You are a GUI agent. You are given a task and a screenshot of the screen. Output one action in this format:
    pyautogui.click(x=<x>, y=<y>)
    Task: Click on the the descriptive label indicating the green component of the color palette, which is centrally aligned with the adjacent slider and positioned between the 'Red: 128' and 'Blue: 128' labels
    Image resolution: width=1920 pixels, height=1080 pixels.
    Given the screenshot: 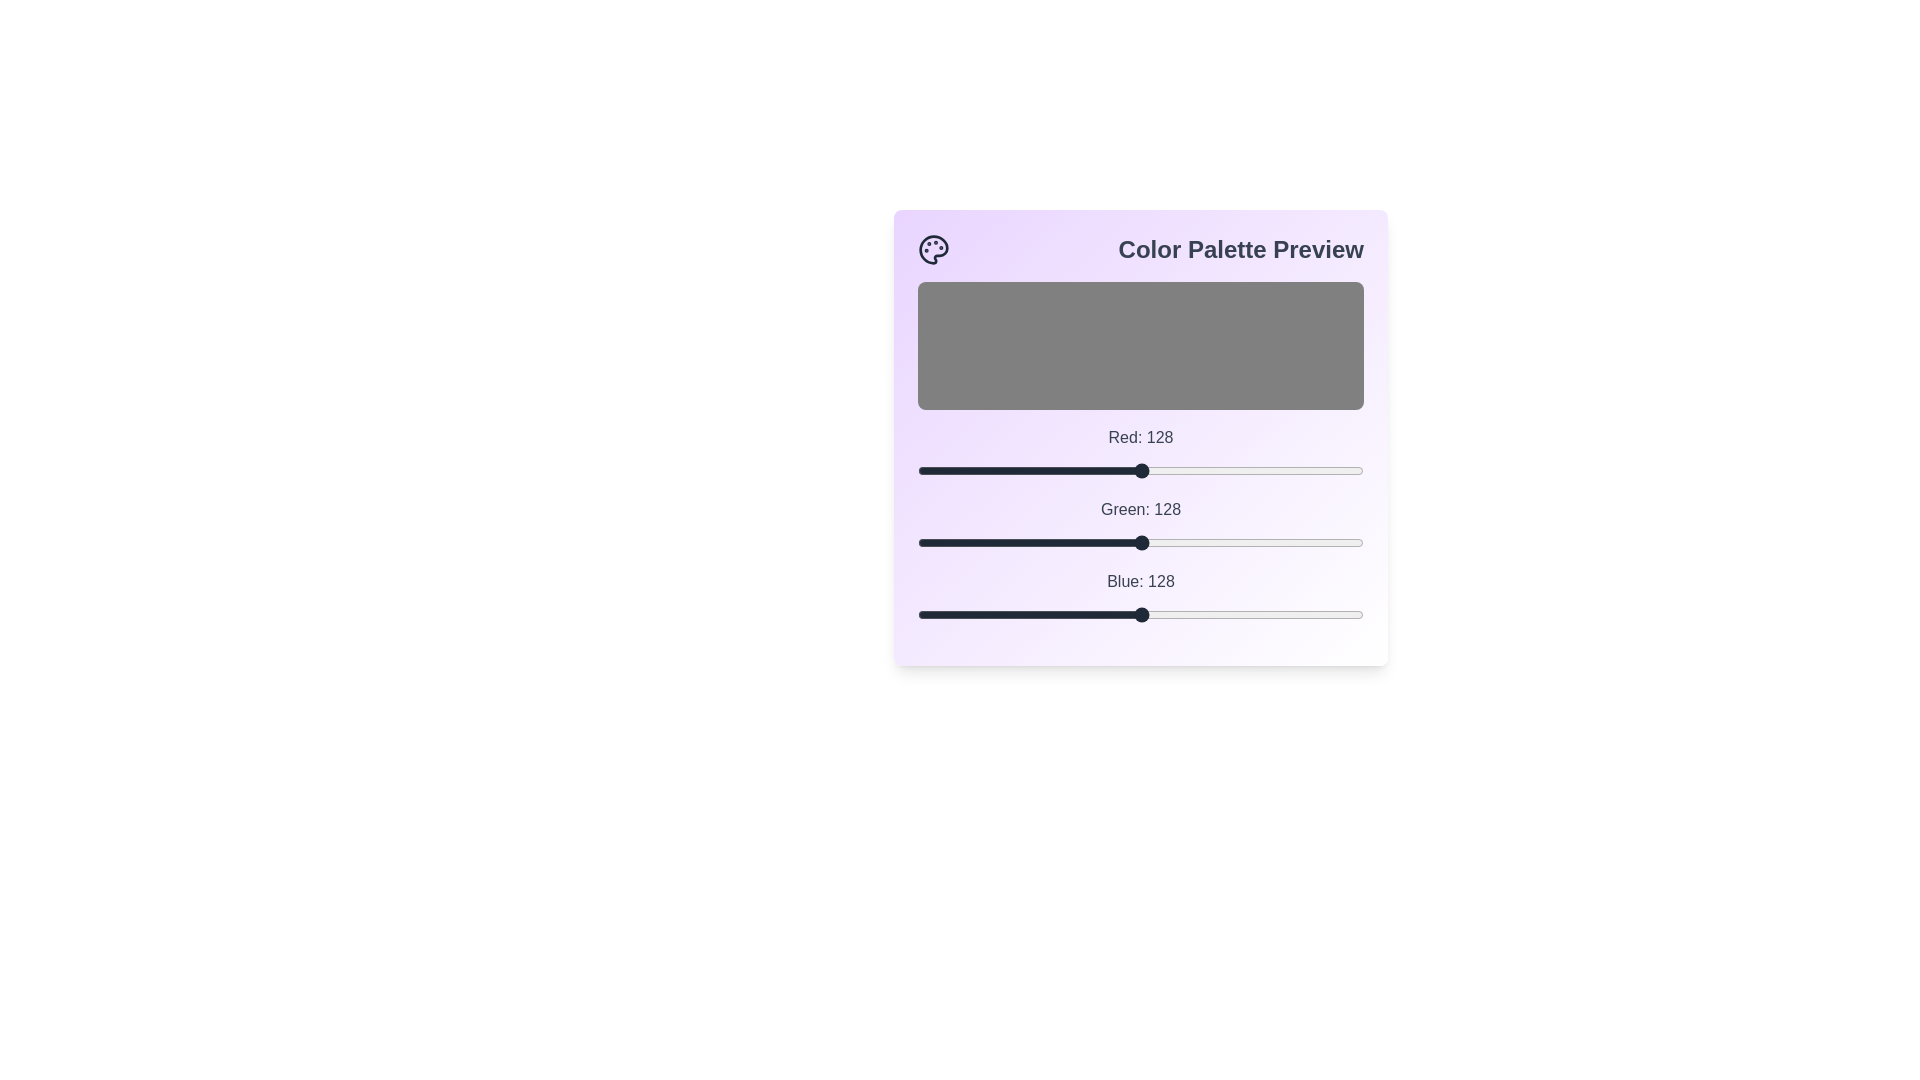 What is the action you would take?
    pyautogui.click(x=1141, y=508)
    